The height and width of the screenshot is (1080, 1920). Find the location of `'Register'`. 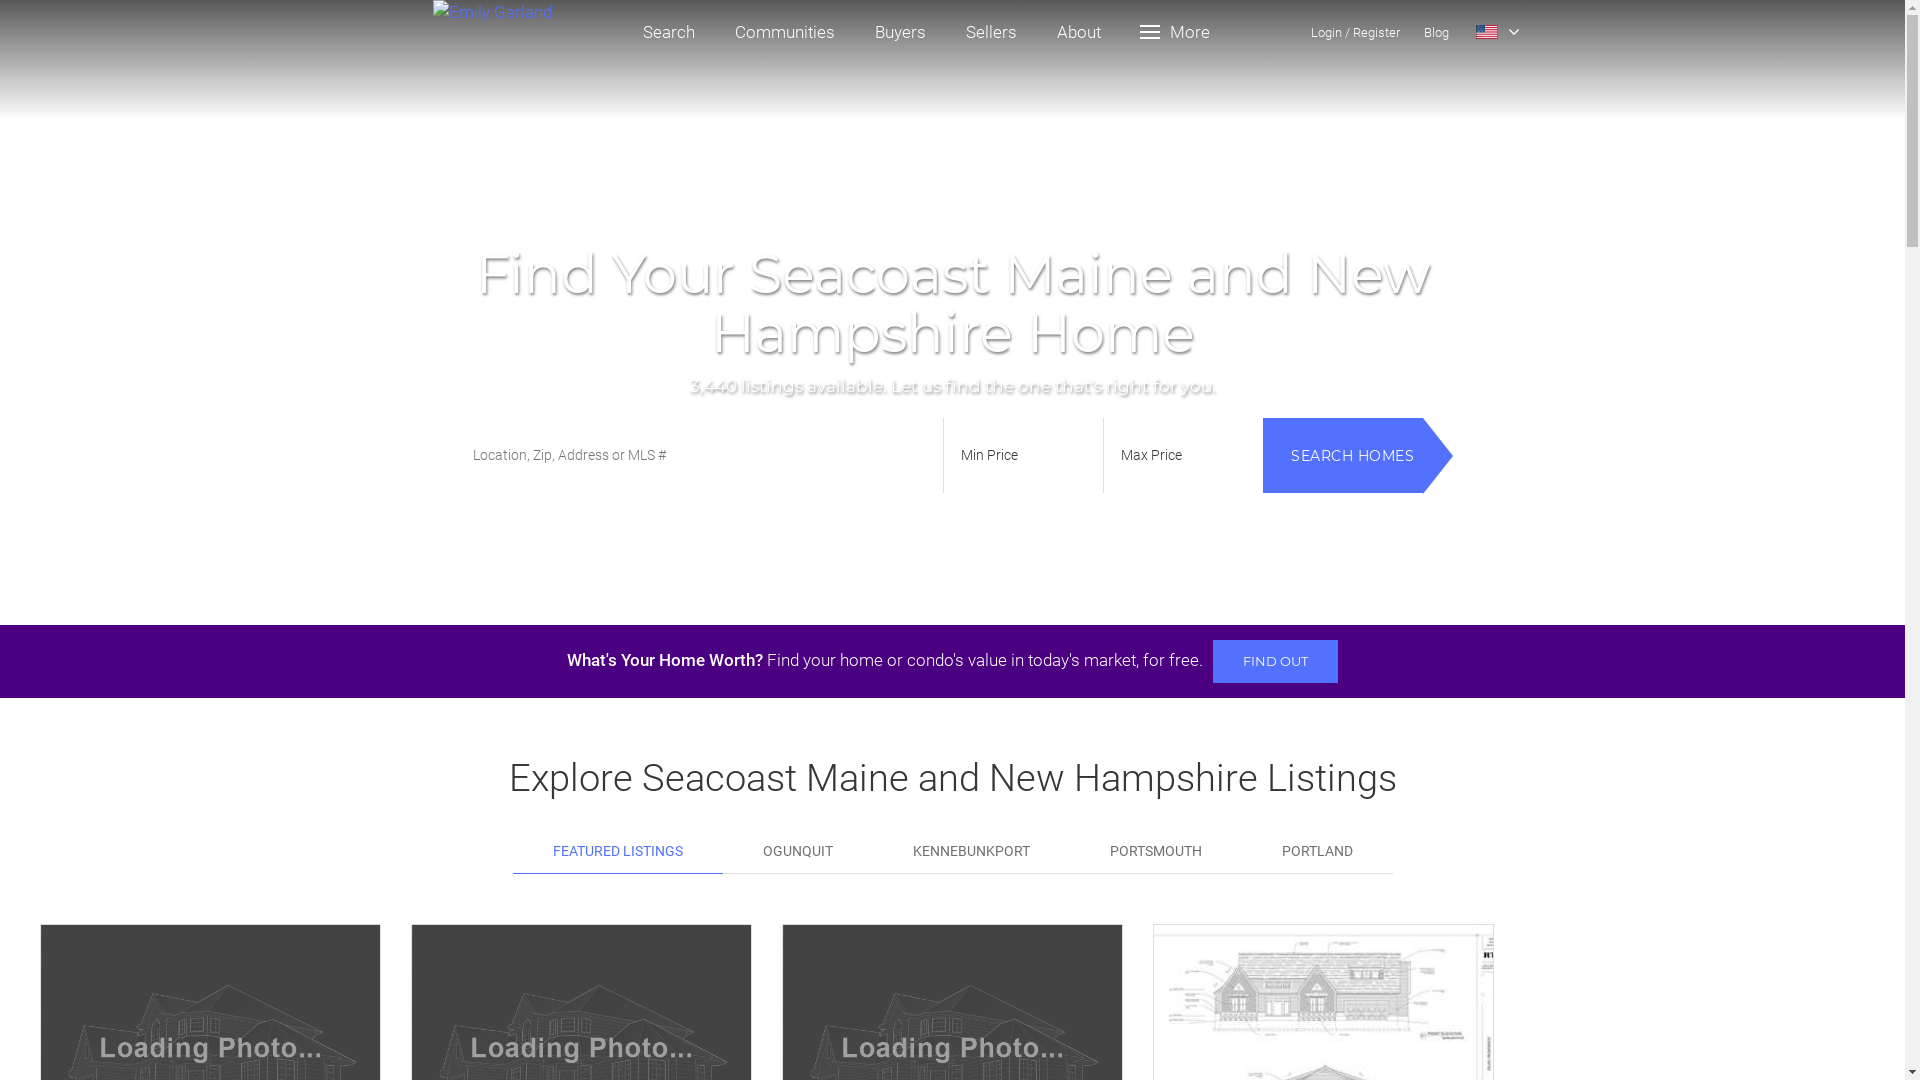

'Register' is located at coordinates (1374, 32).